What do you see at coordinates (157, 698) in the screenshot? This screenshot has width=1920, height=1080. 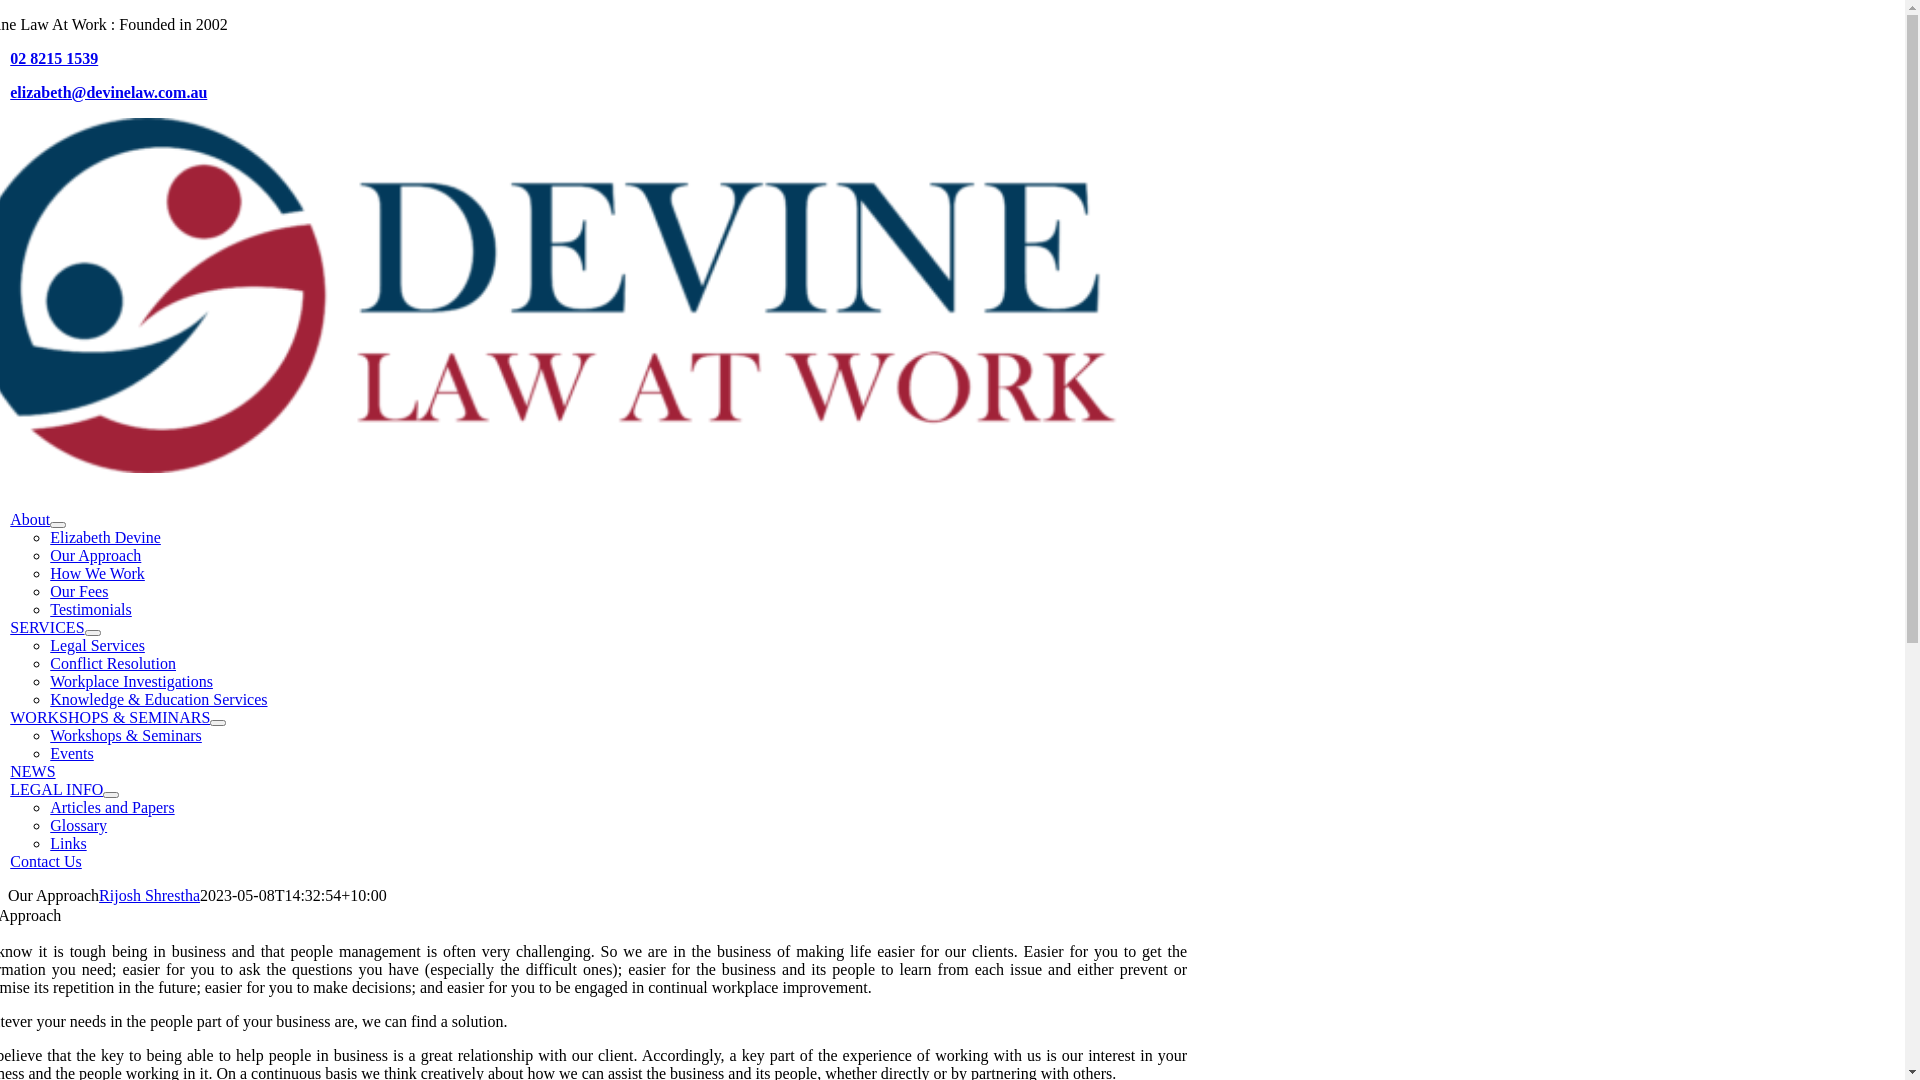 I see `'Knowledge & Education Services'` at bounding box center [157, 698].